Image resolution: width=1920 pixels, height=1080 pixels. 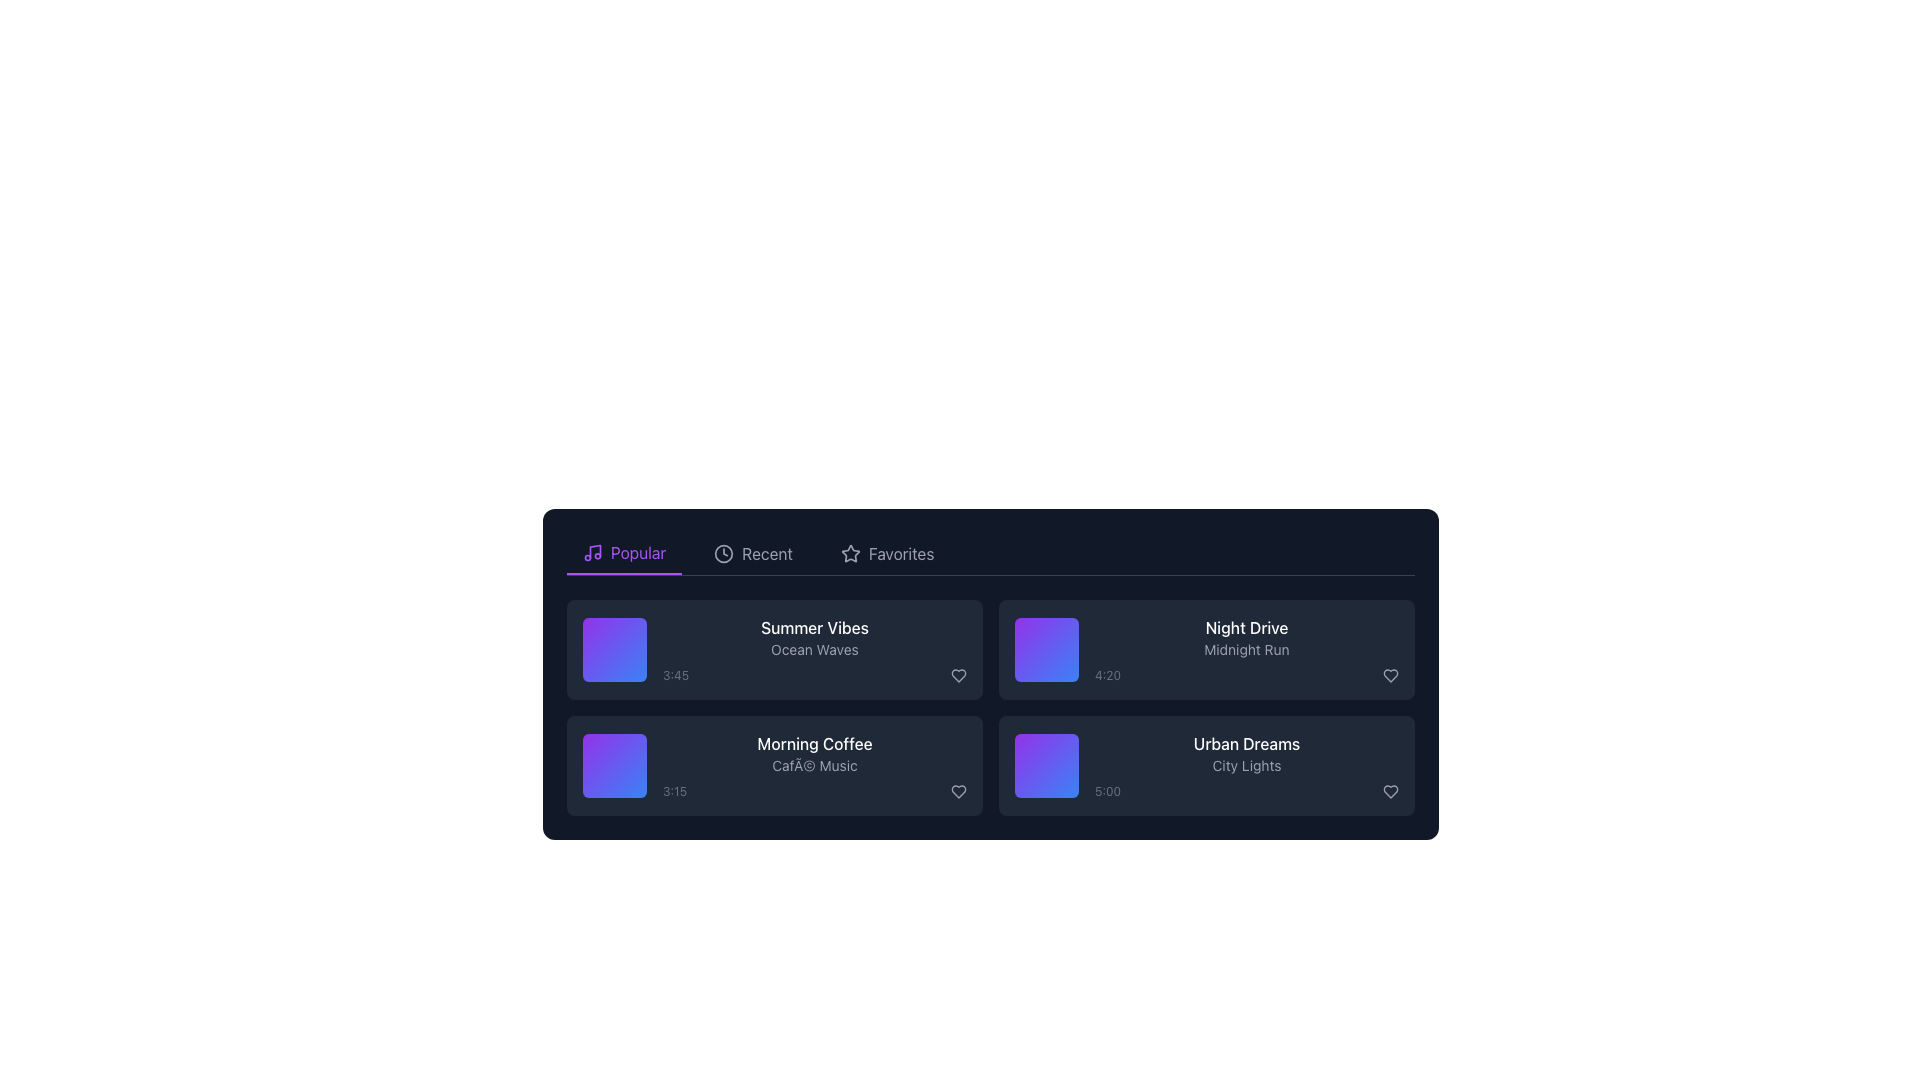 What do you see at coordinates (958, 790) in the screenshot?
I see `the heart-shaped icon in the bottom-right corner of the 'Morning Coffee' card` at bounding box center [958, 790].